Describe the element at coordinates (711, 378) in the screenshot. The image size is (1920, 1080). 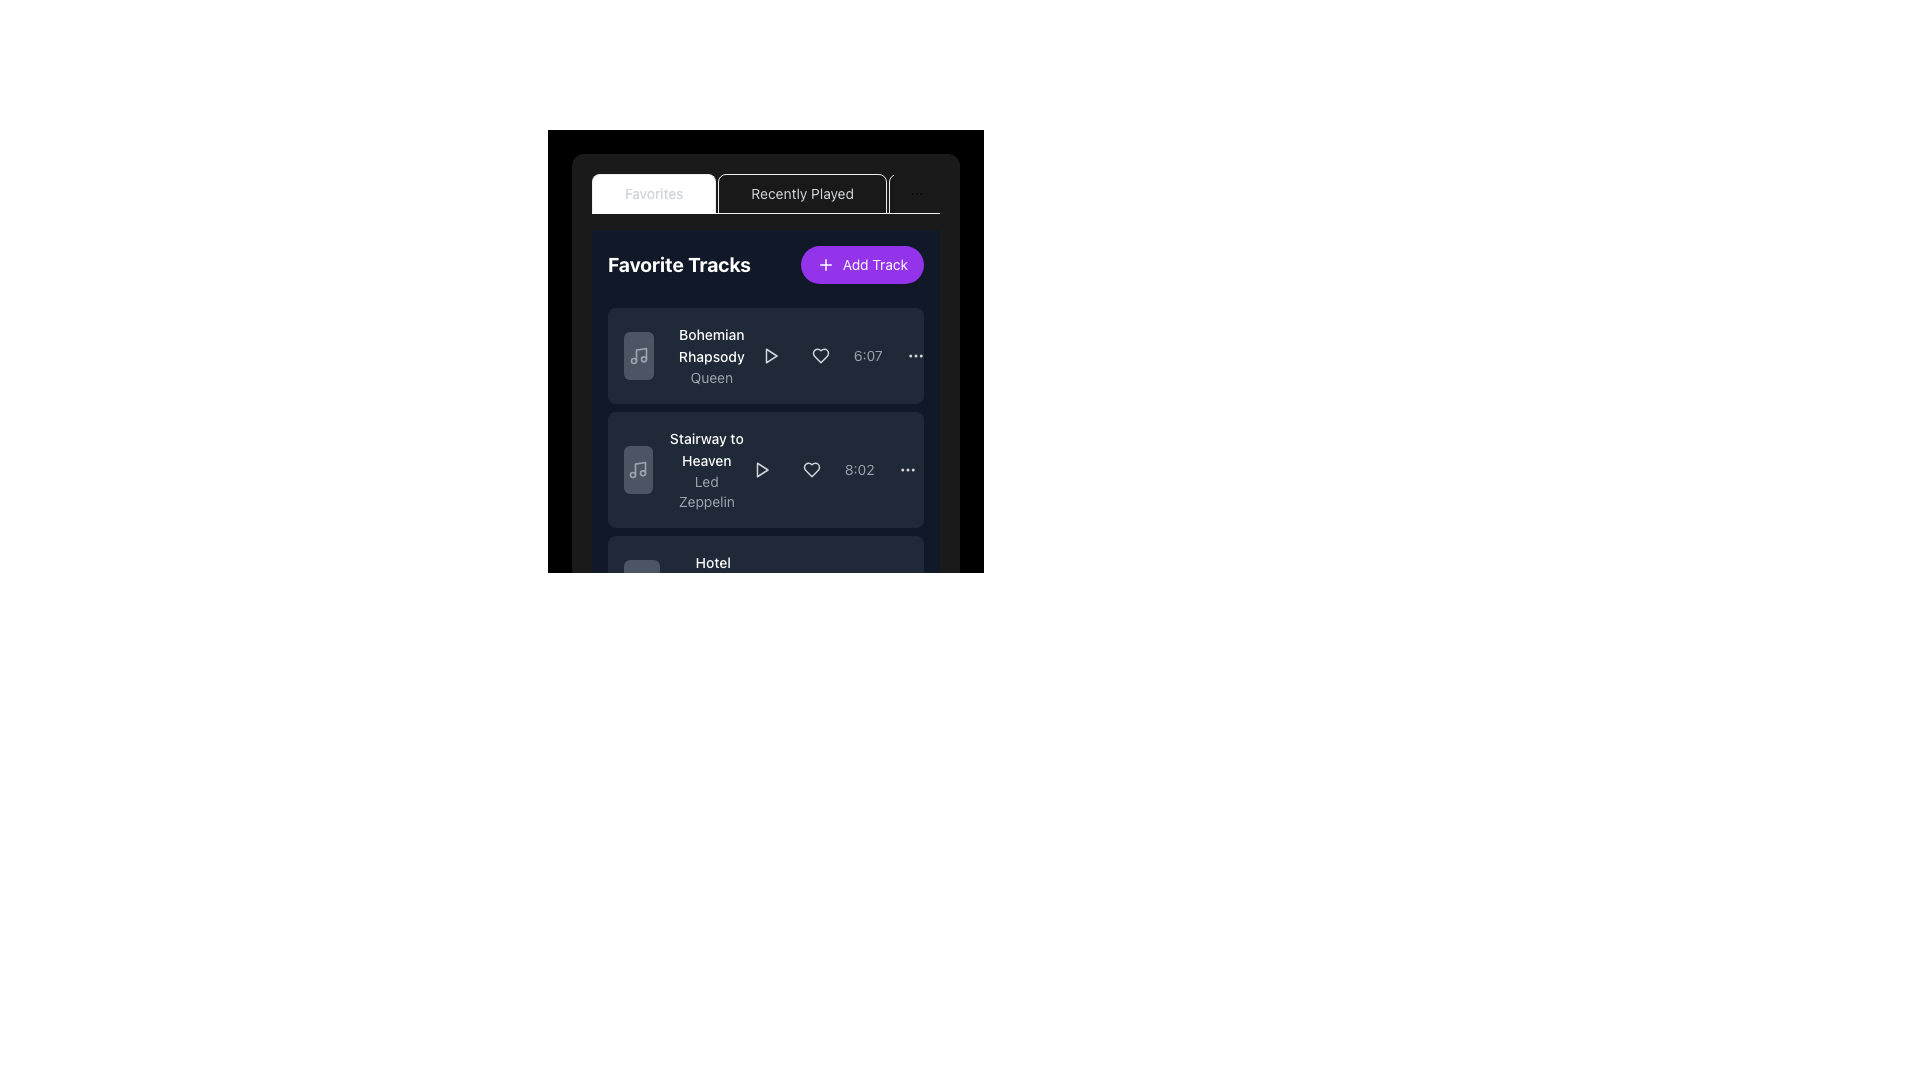
I see `the Text Label indicating the artist associated with the track 'Bohemian Rhapsody', located in the 'Favorite Tracks' section` at that location.